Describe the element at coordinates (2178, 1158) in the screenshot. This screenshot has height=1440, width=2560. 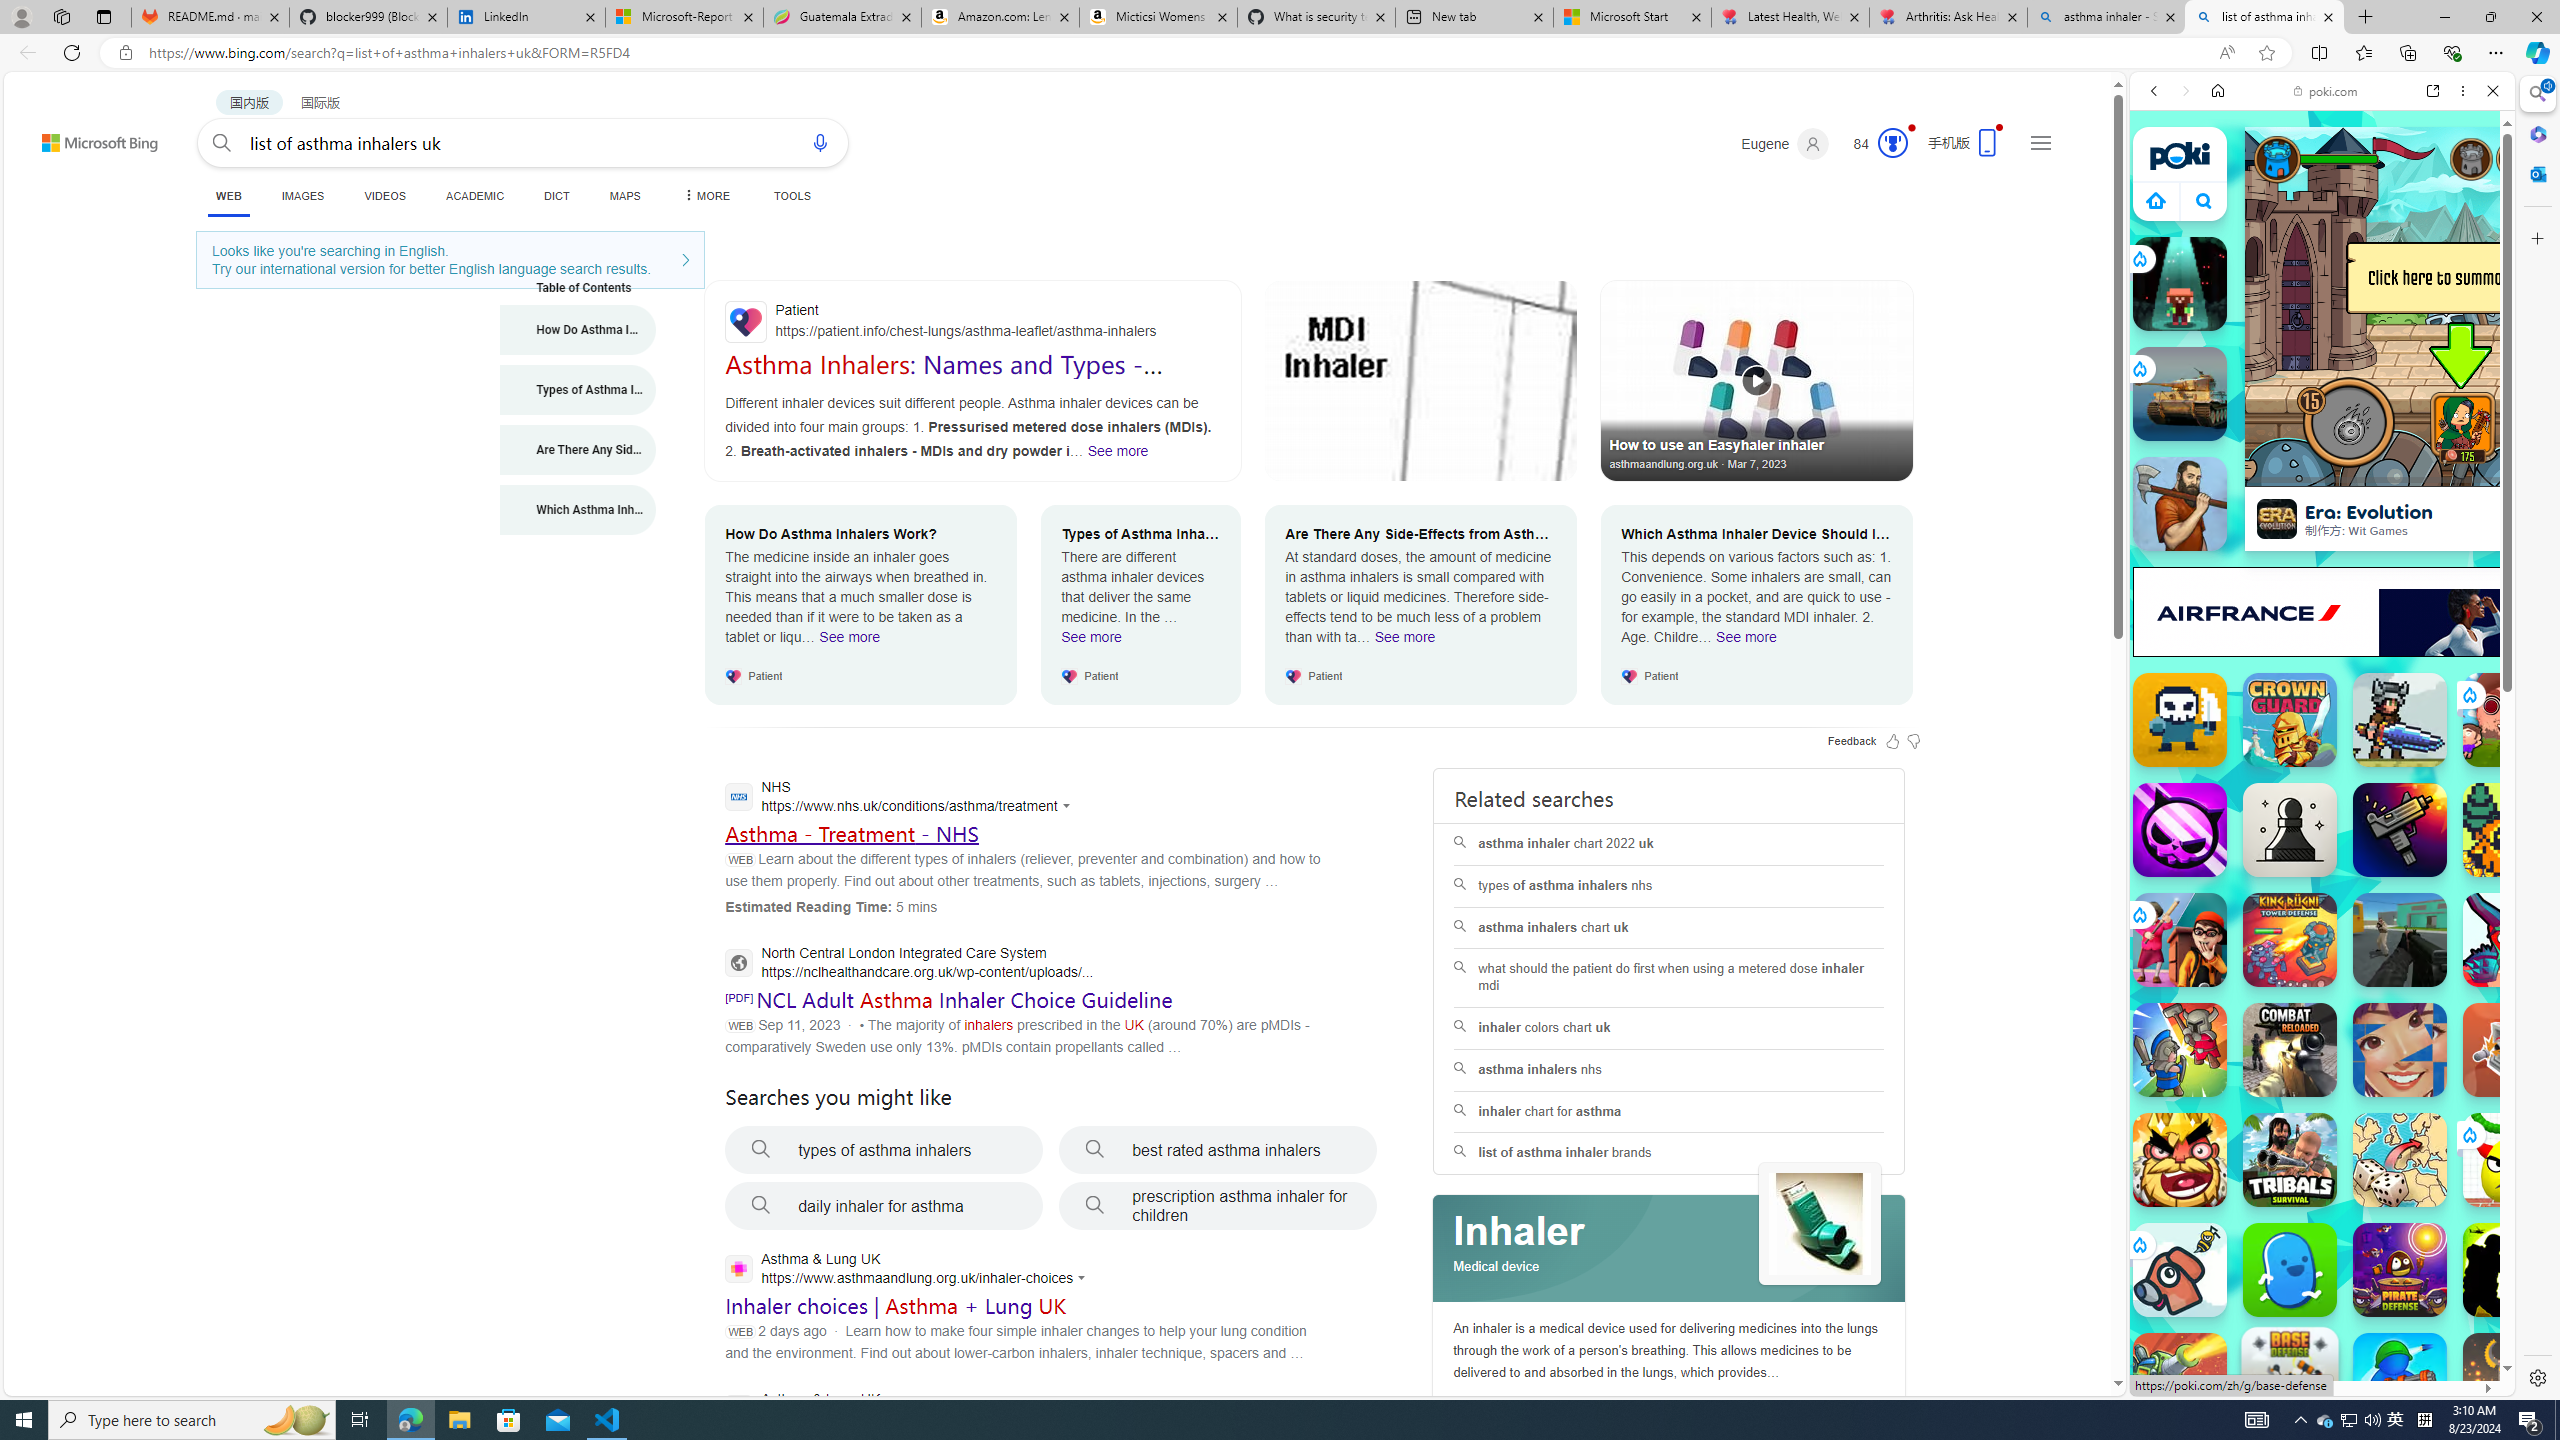
I see `'Like a King'` at that location.